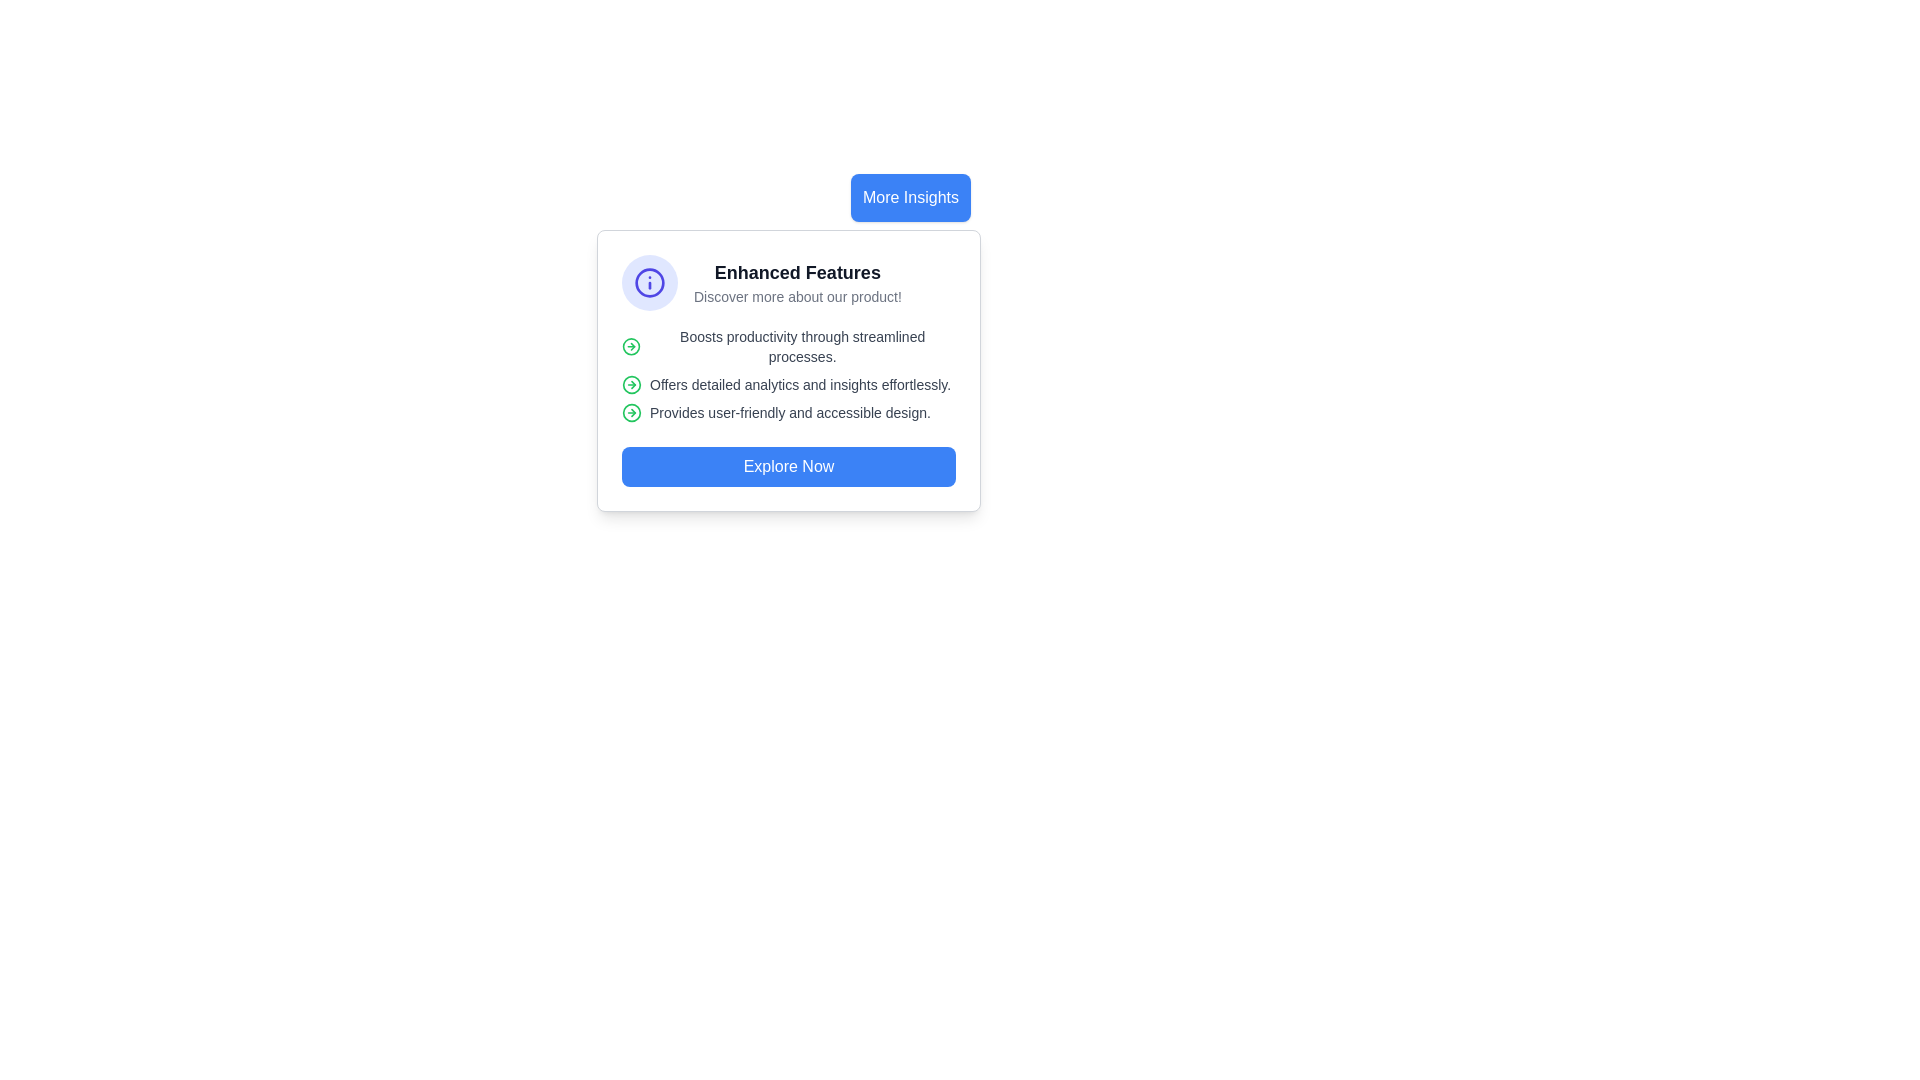 The height and width of the screenshot is (1080, 1920). I want to click on the navigational button located at the top of the modal window, above the section with detailed features and calls-to-action, so click(910, 197).